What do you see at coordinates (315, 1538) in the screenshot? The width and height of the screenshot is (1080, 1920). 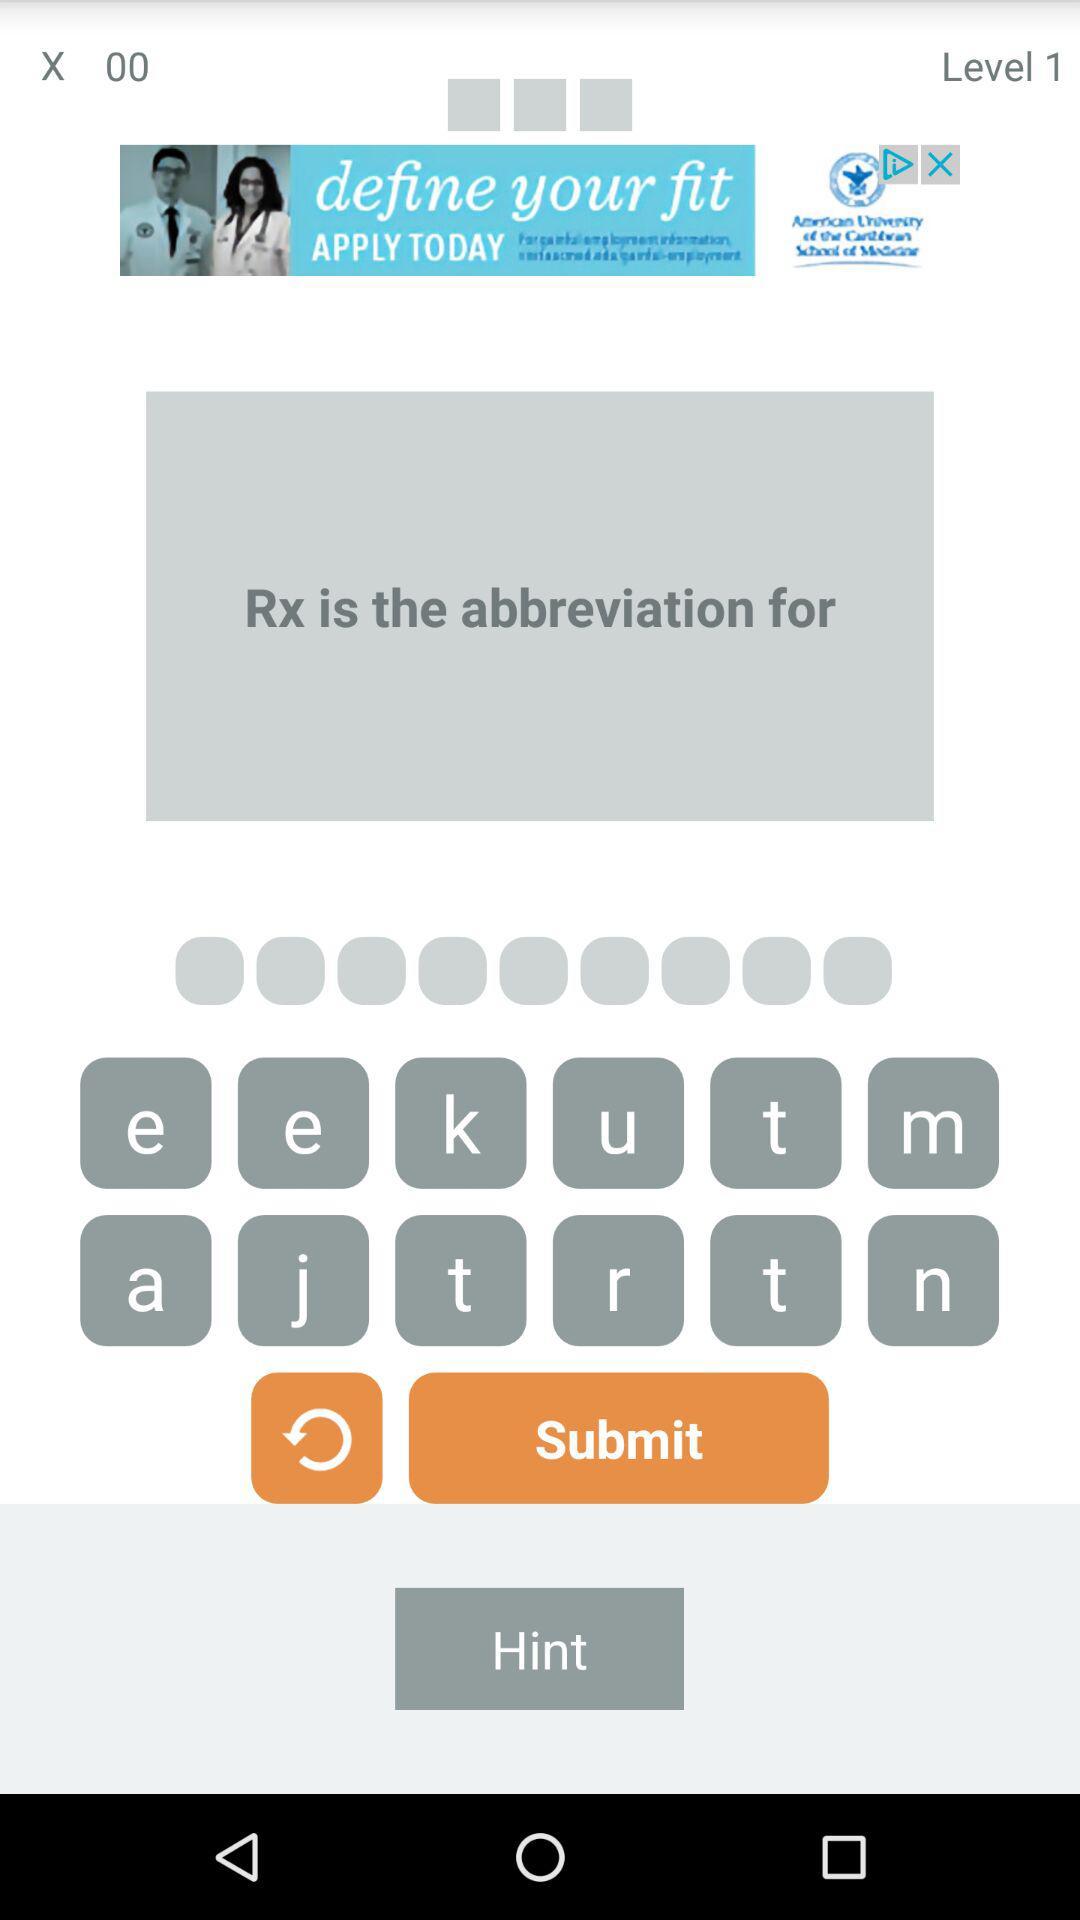 I see `the refresh icon` at bounding box center [315, 1538].